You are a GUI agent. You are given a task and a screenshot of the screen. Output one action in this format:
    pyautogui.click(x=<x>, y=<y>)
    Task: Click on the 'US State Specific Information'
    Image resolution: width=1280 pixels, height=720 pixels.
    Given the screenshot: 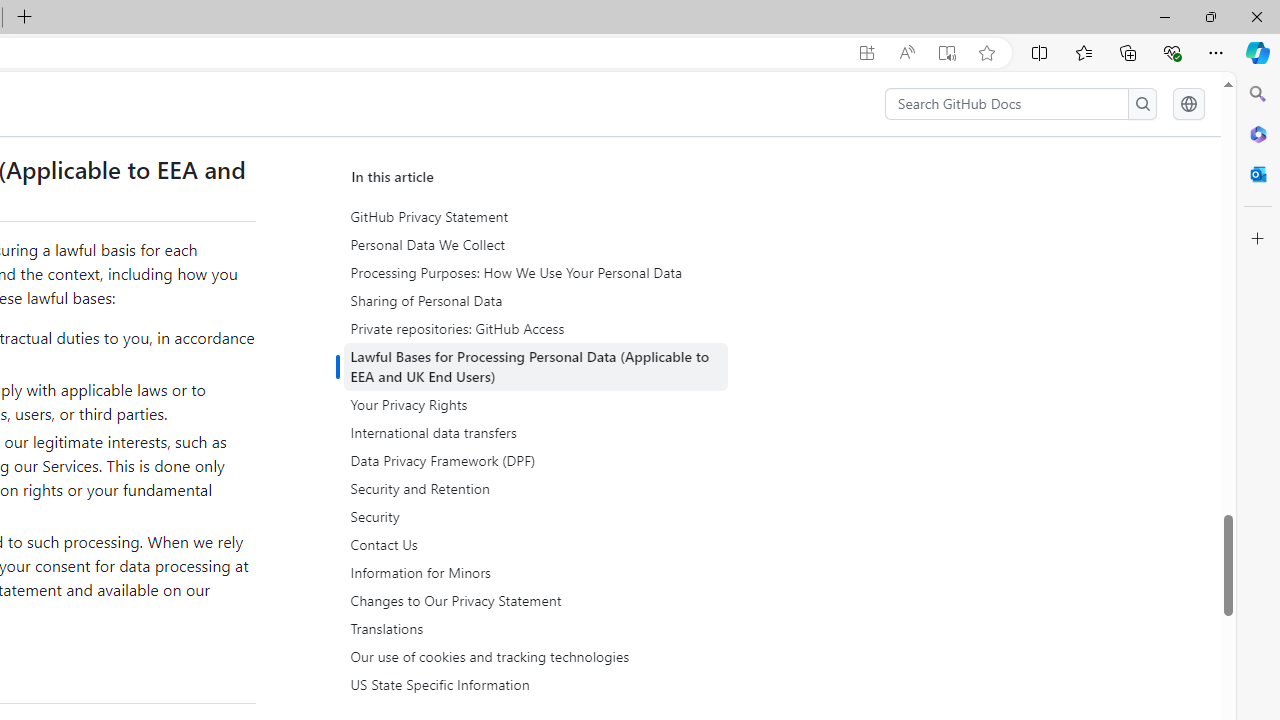 What is the action you would take?
    pyautogui.click(x=538, y=684)
    